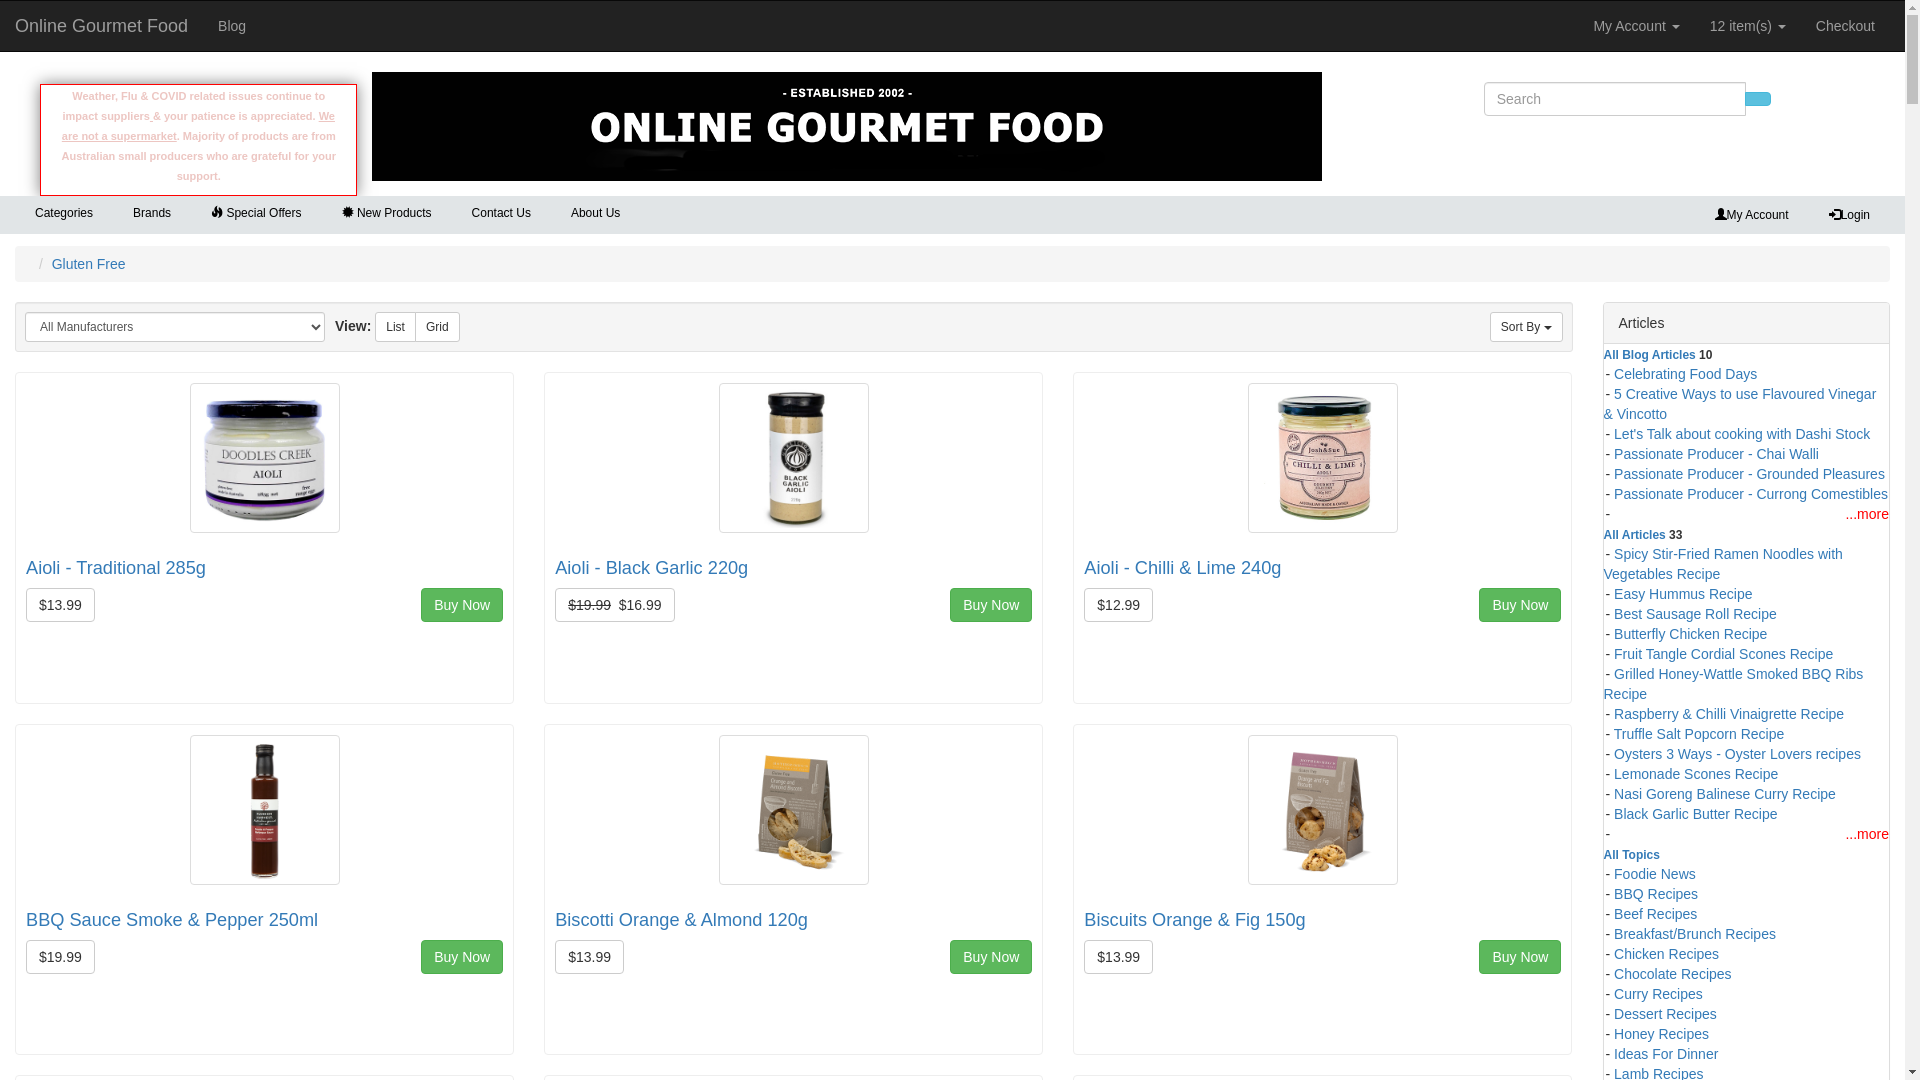 This screenshot has height=1080, width=1920. What do you see at coordinates (1693, 932) in the screenshot?
I see `'Breakfast/Brunch Recipes'` at bounding box center [1693, 932].